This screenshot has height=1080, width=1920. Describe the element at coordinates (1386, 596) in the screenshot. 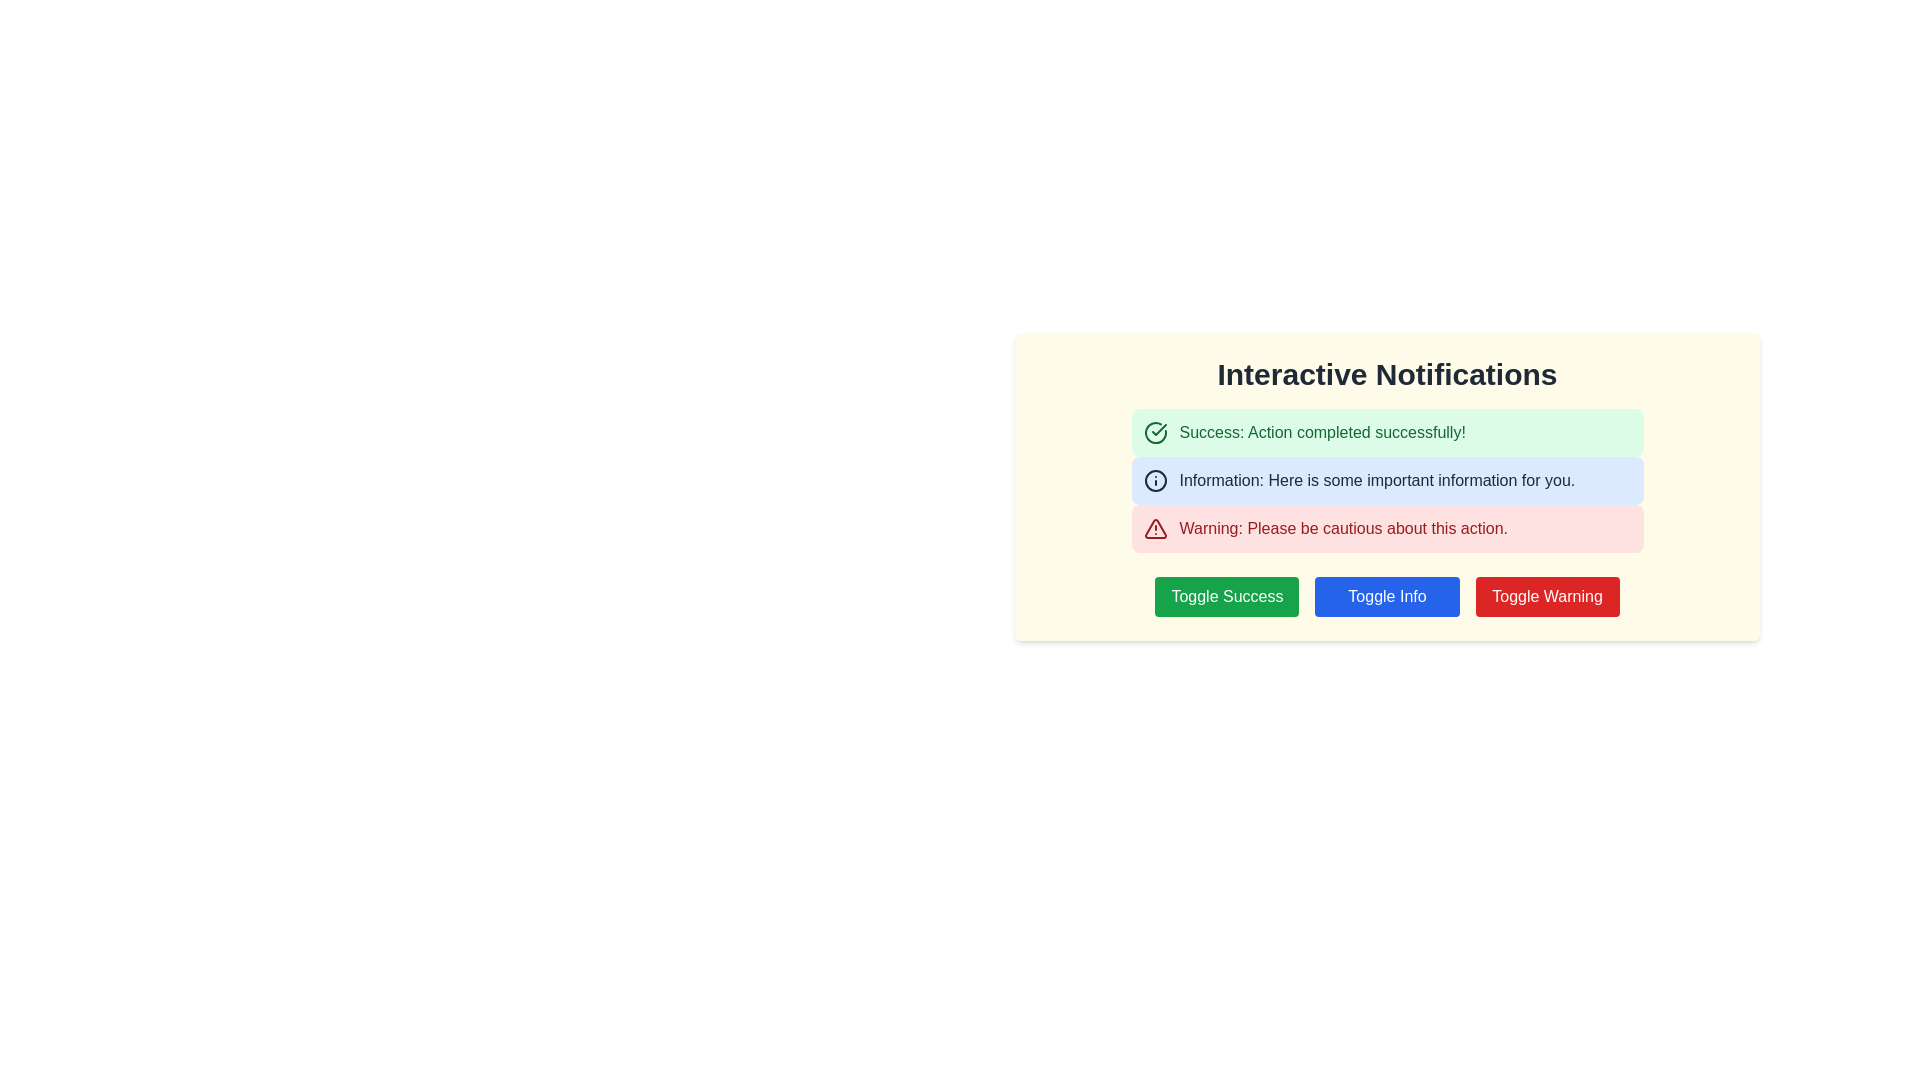

I see `the 'Toggle Info' button, which is a rectangular button with white text on a blue background` at that location.